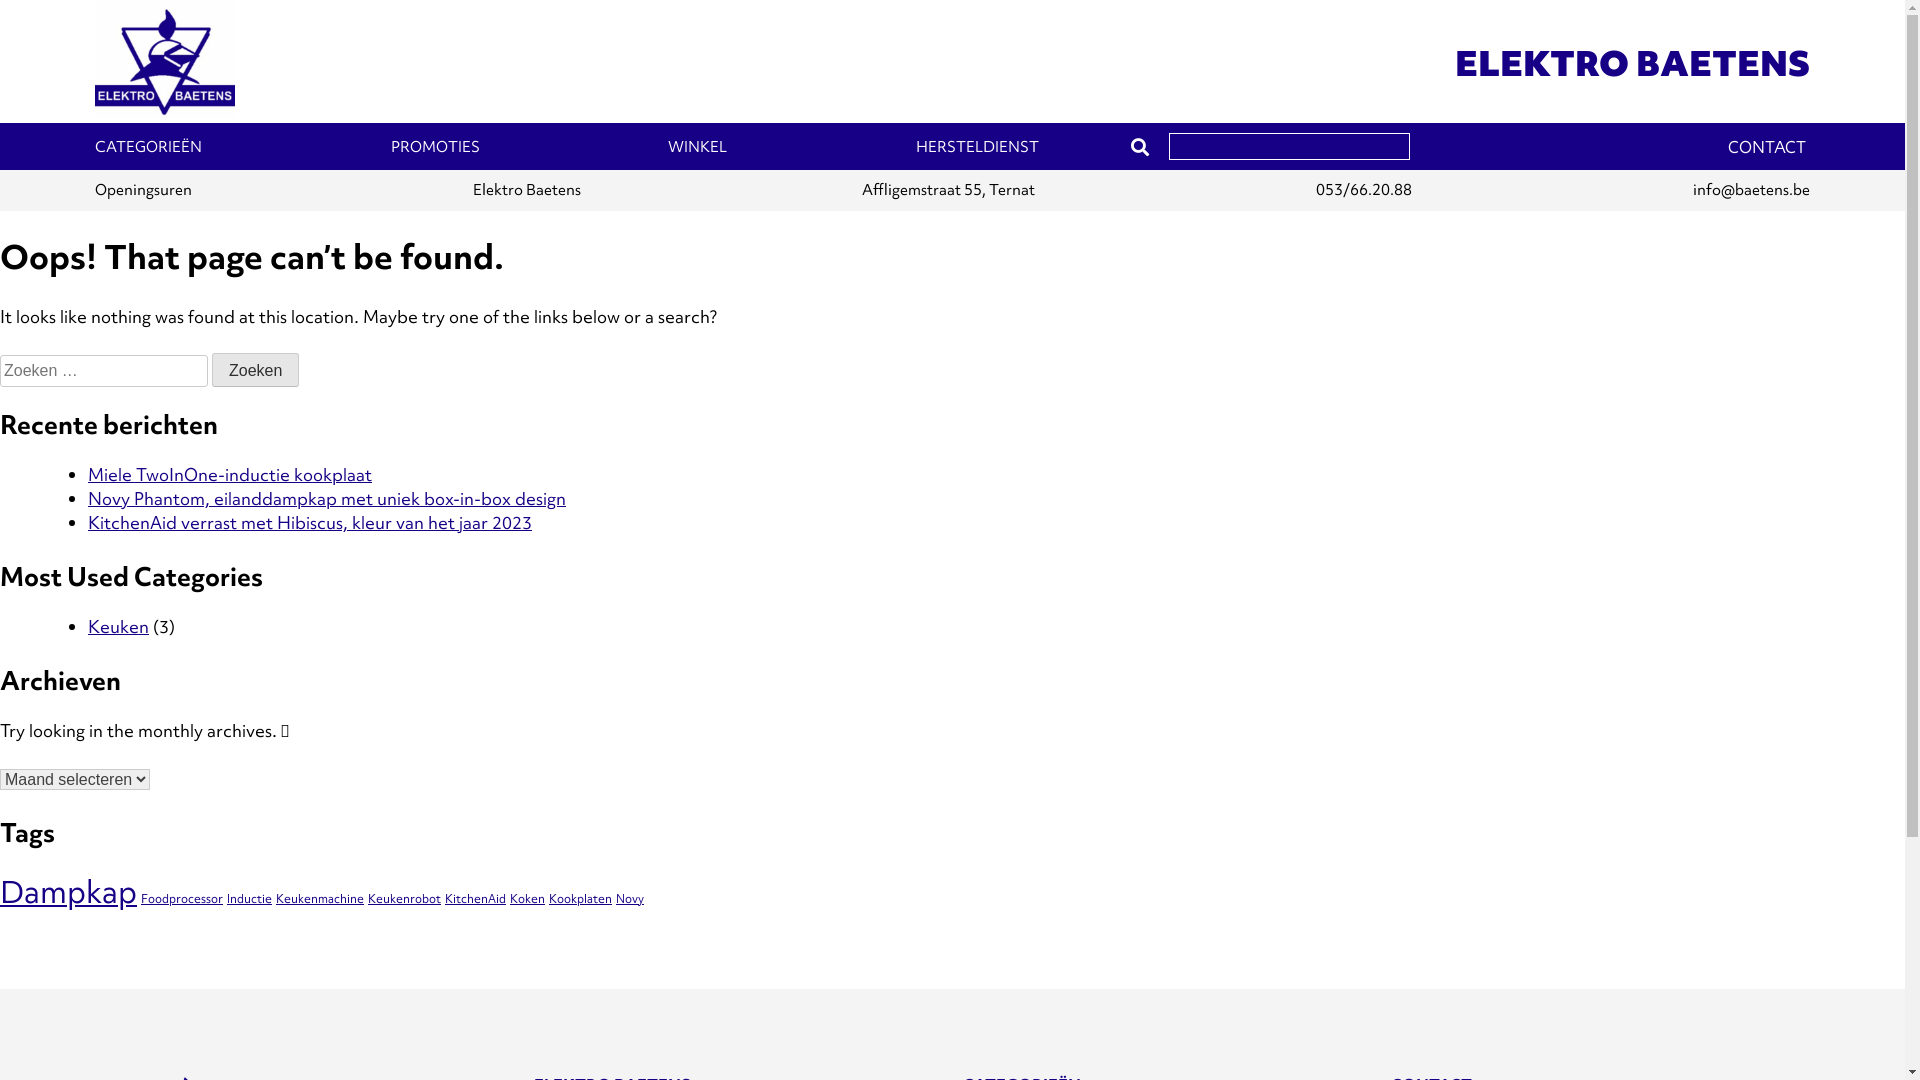  I want to click on '053/66.20.88', so click(1362, 190).